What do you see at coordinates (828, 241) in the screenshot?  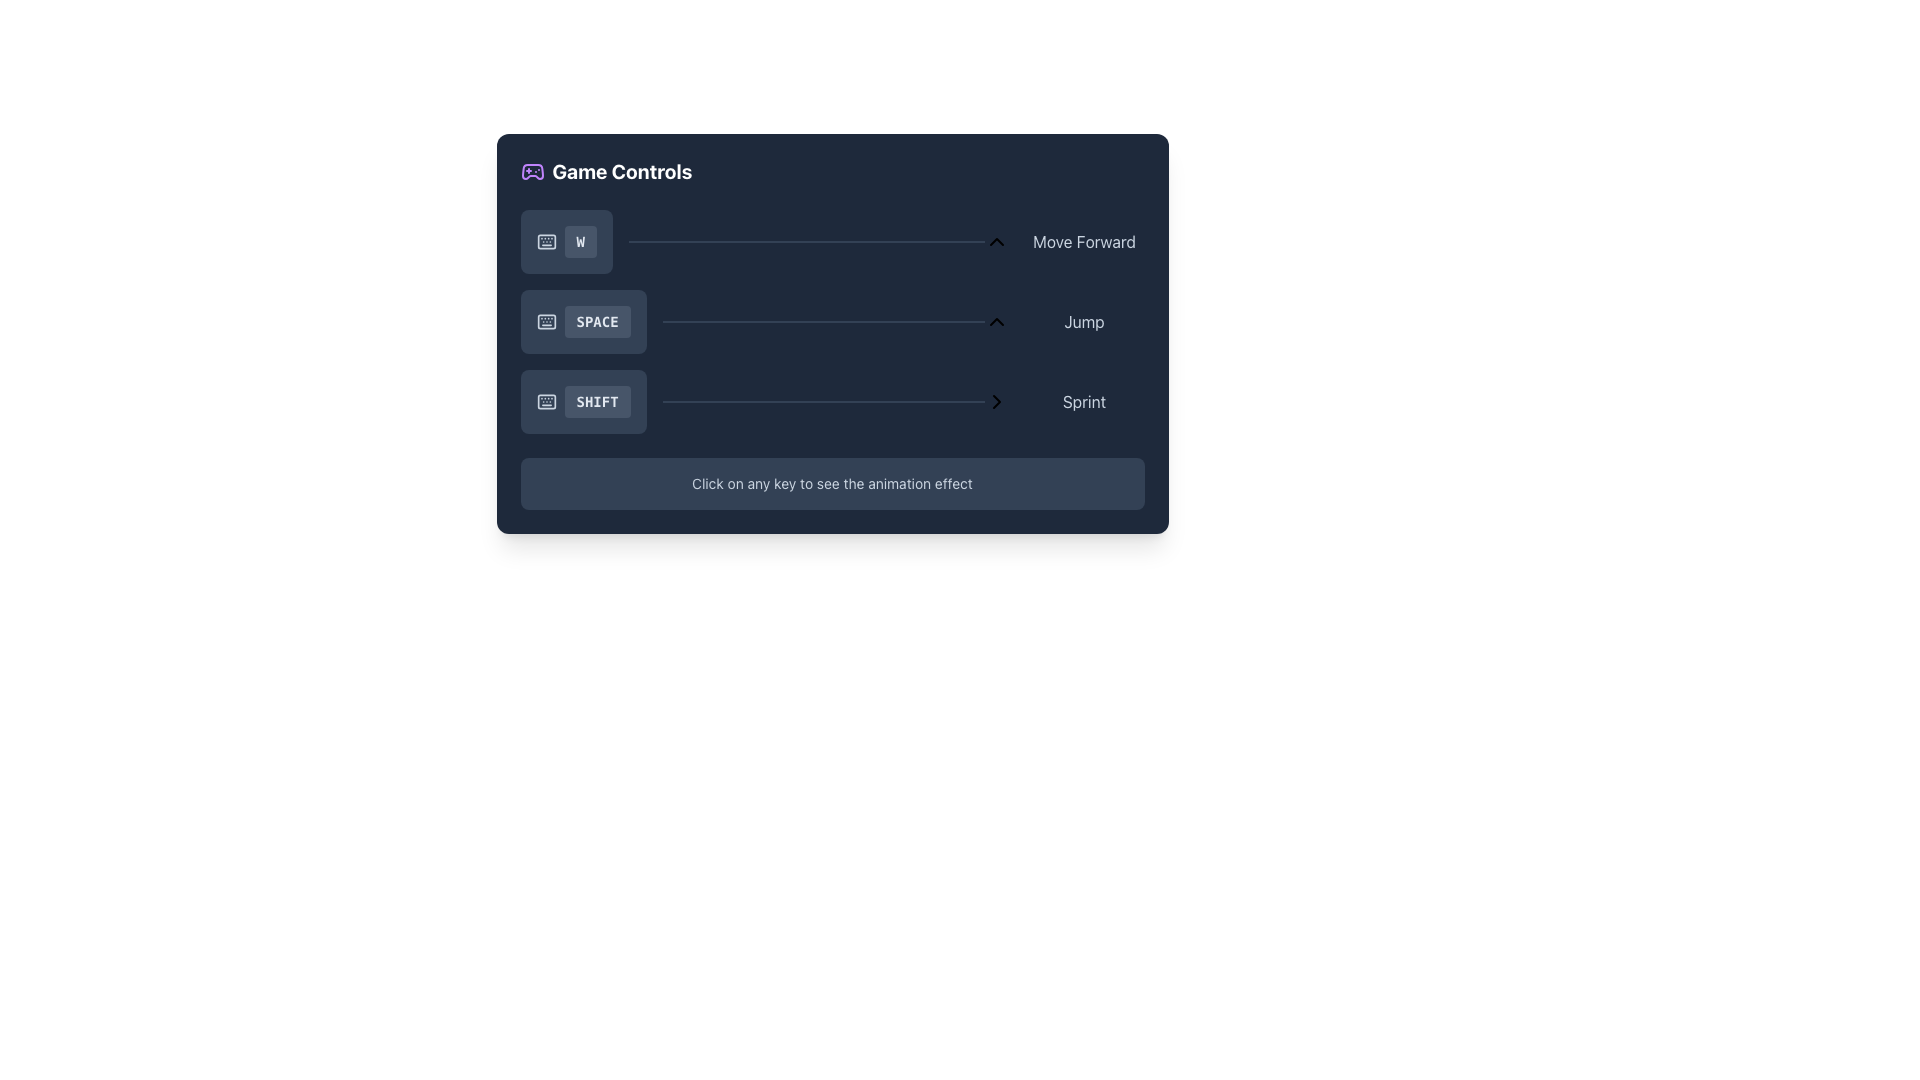 I see `the slider` at bounding box center [828, 241].